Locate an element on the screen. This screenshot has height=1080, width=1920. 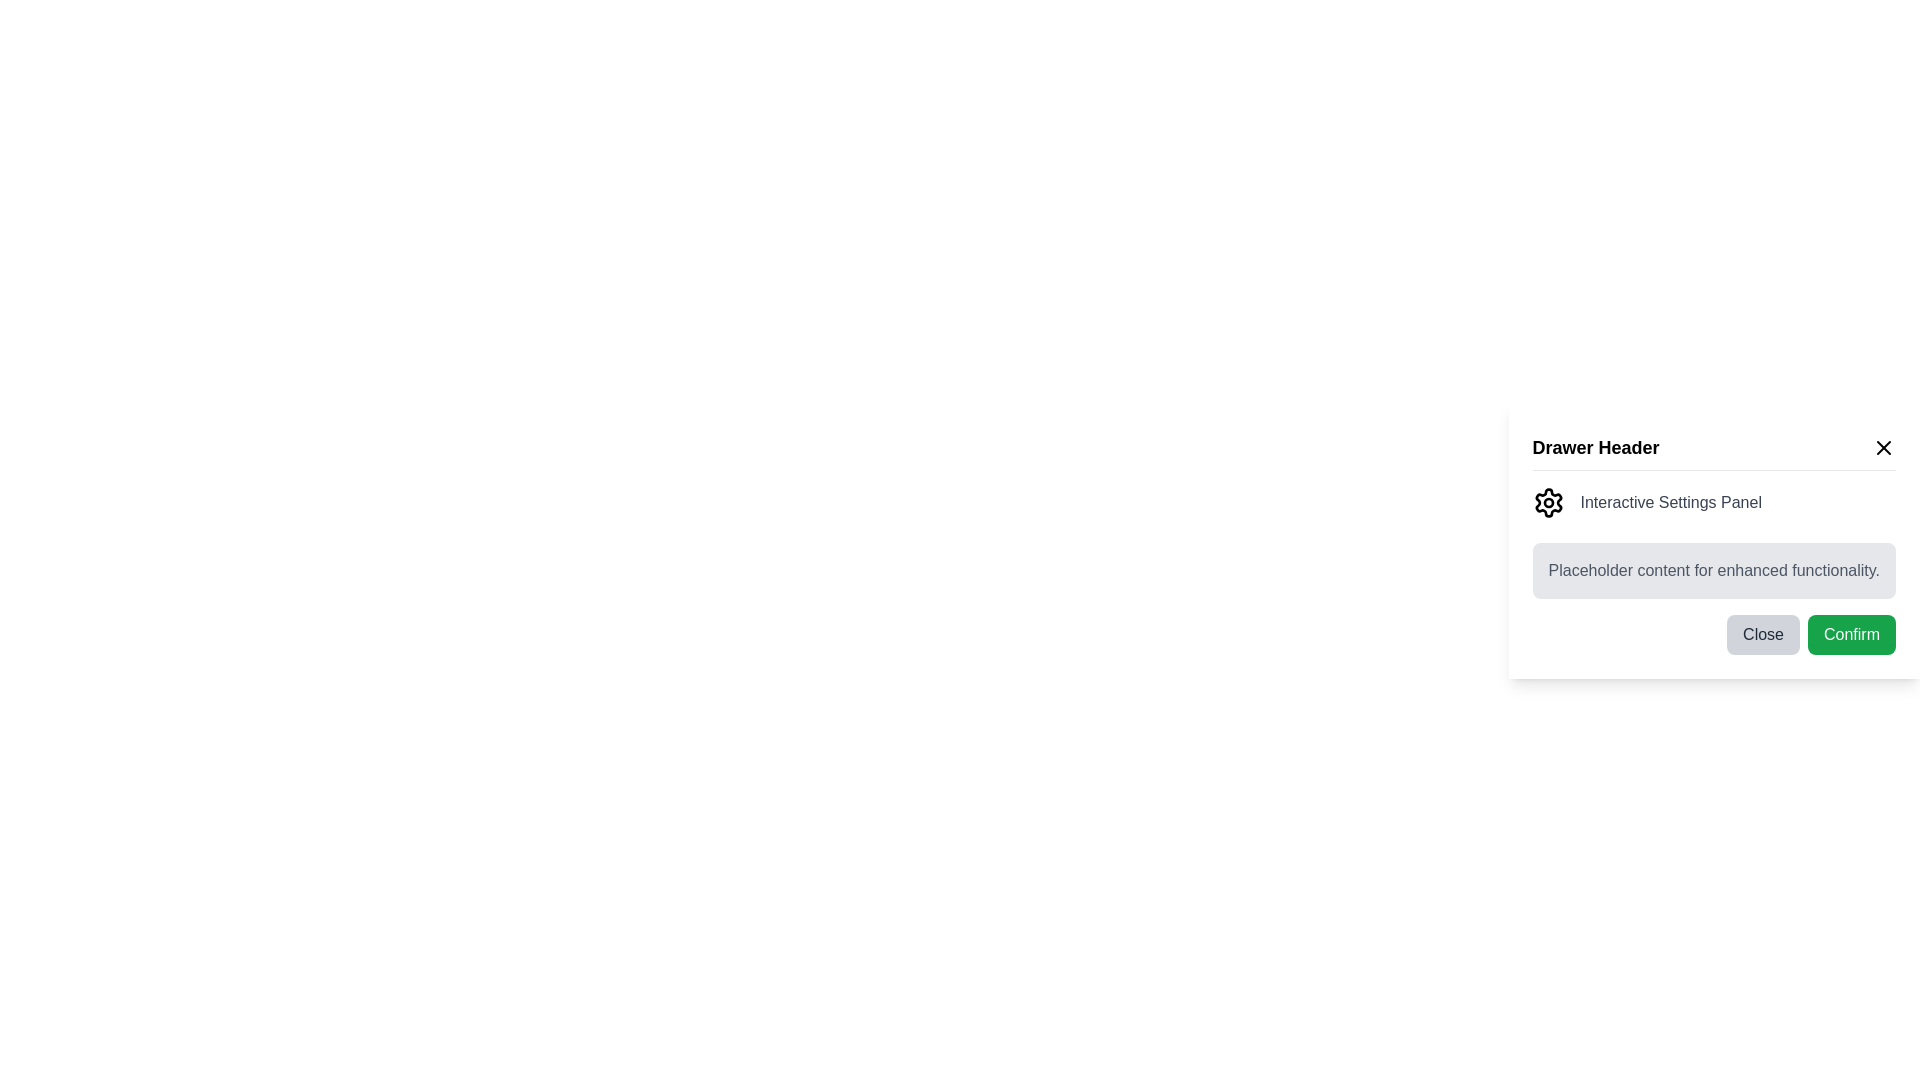
the label displaying 'Interactive Settings Panel', which is styled with 'text-gray-700' and placed adjacent to a settings gear icon in the header area of the floating settings panel is located at coordinates (1671, 501).